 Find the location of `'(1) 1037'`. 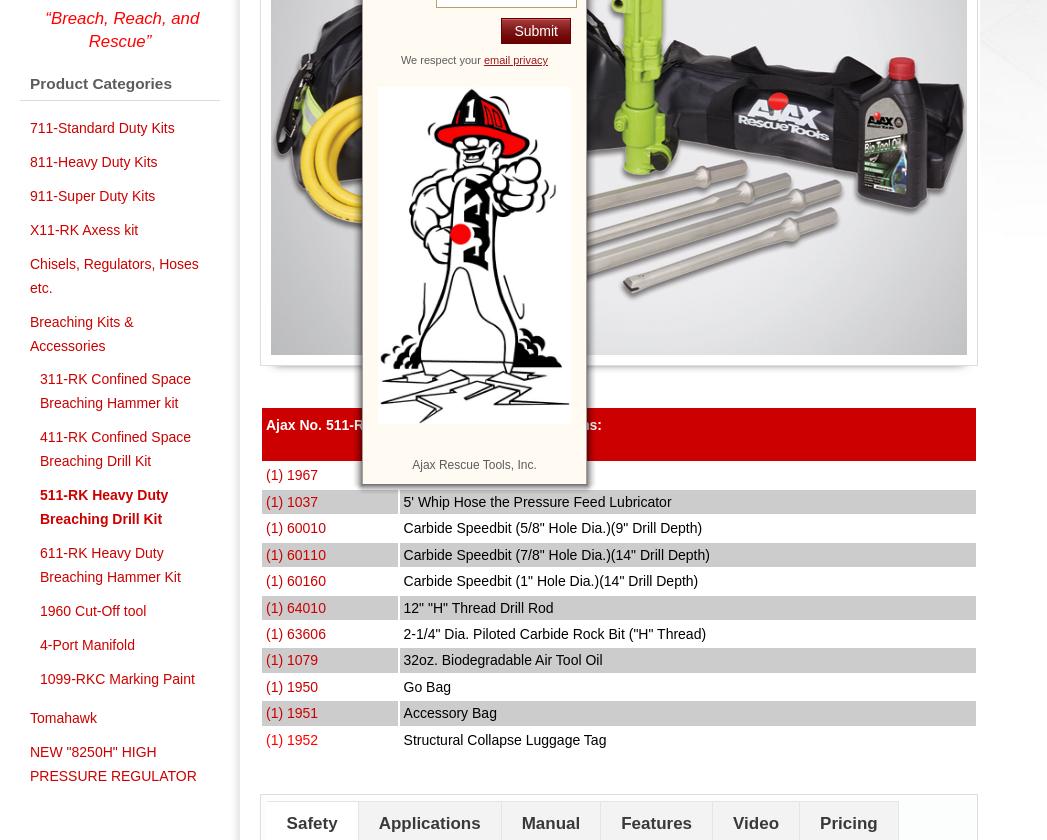

'(1) 1037' is located at coordinates (291, 500).